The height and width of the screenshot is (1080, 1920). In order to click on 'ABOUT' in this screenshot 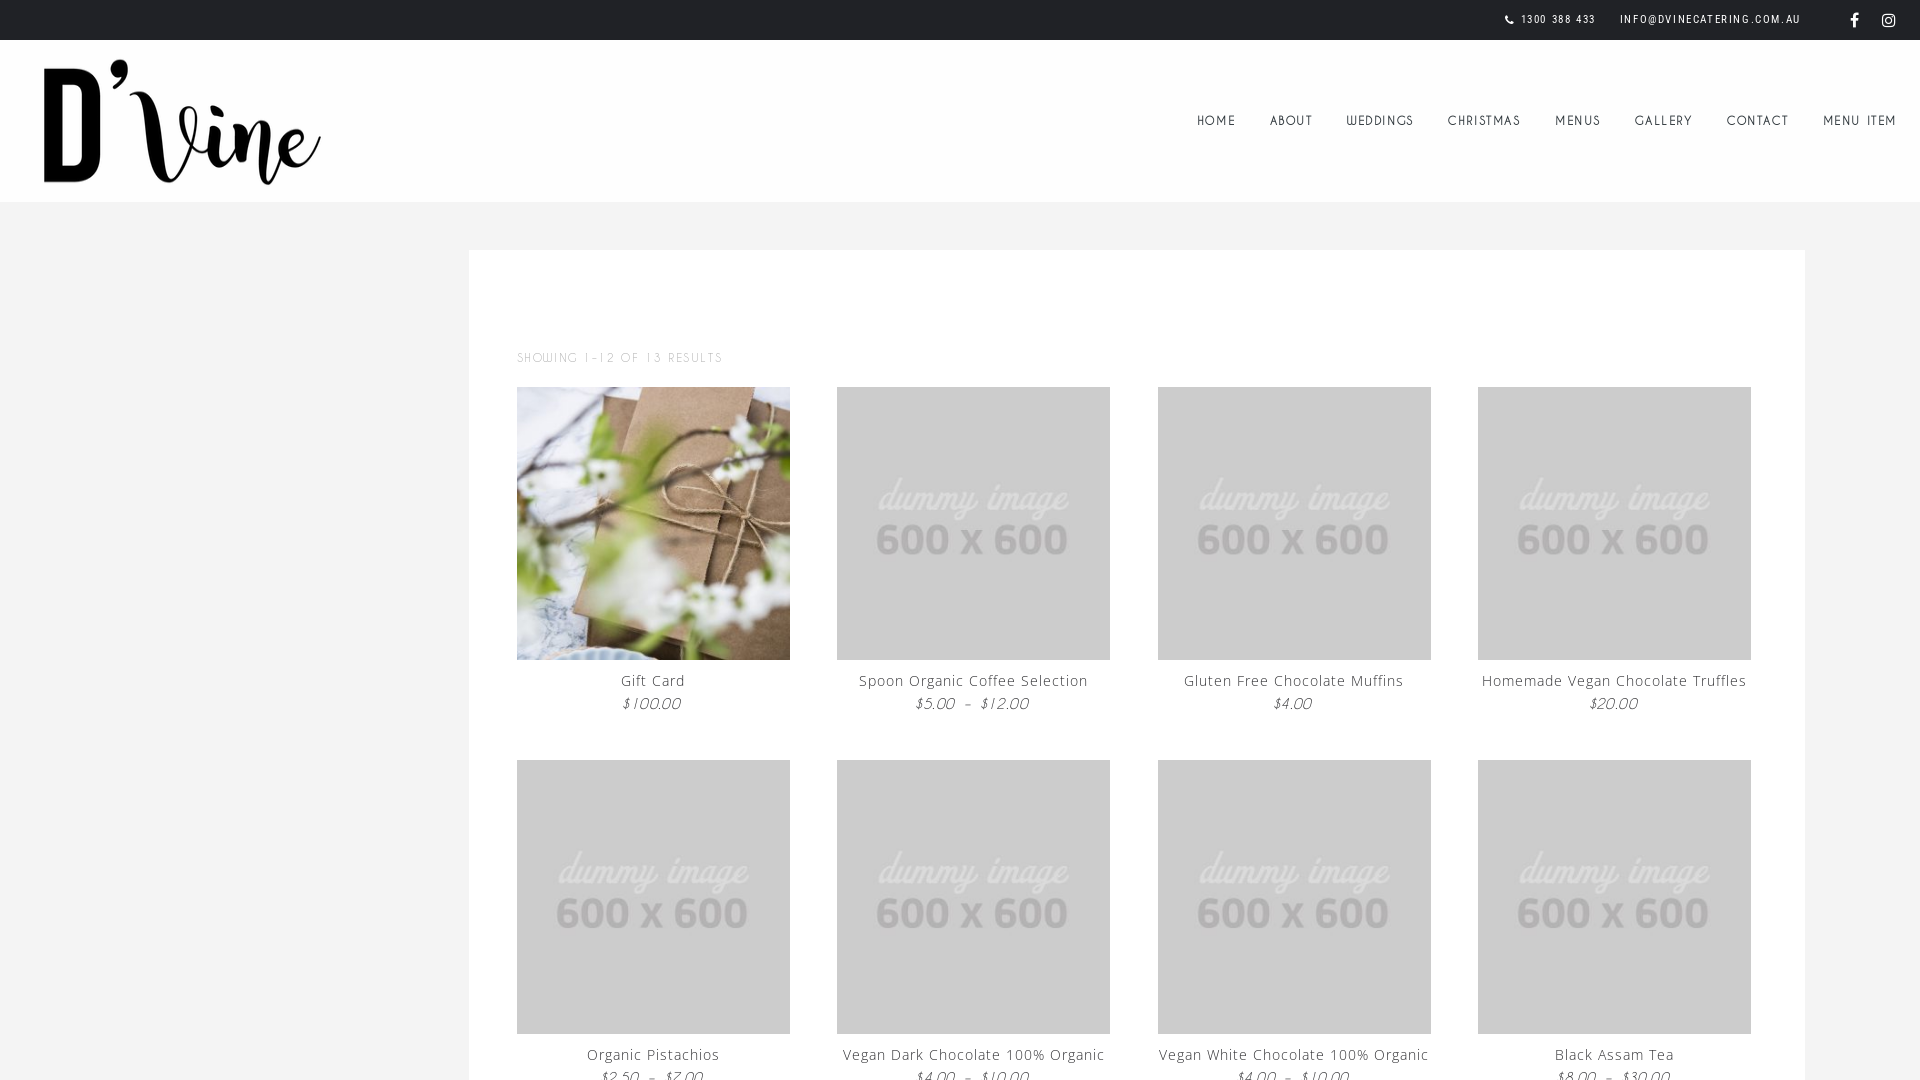, I will do `click(1291, 119)`.